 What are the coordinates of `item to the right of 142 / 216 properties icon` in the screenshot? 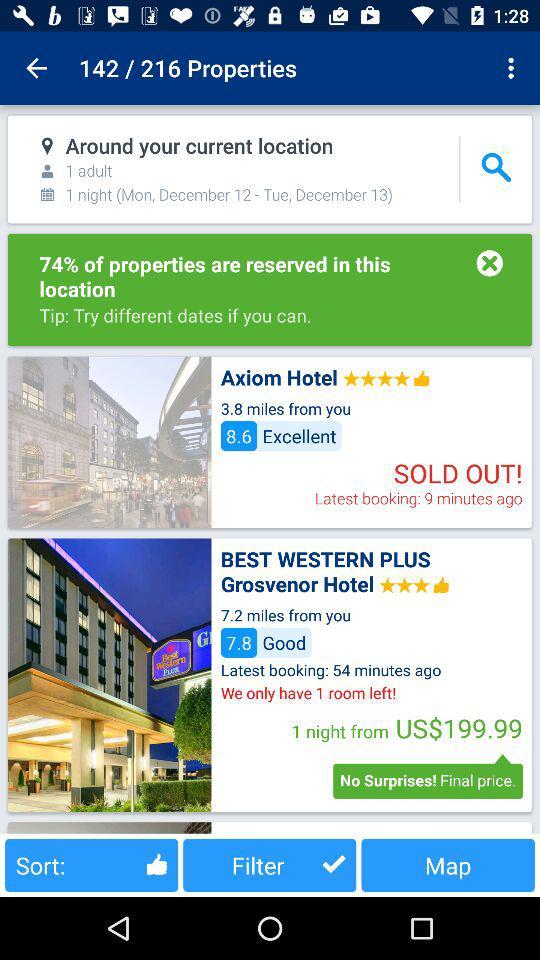 It's located at (513, 68).